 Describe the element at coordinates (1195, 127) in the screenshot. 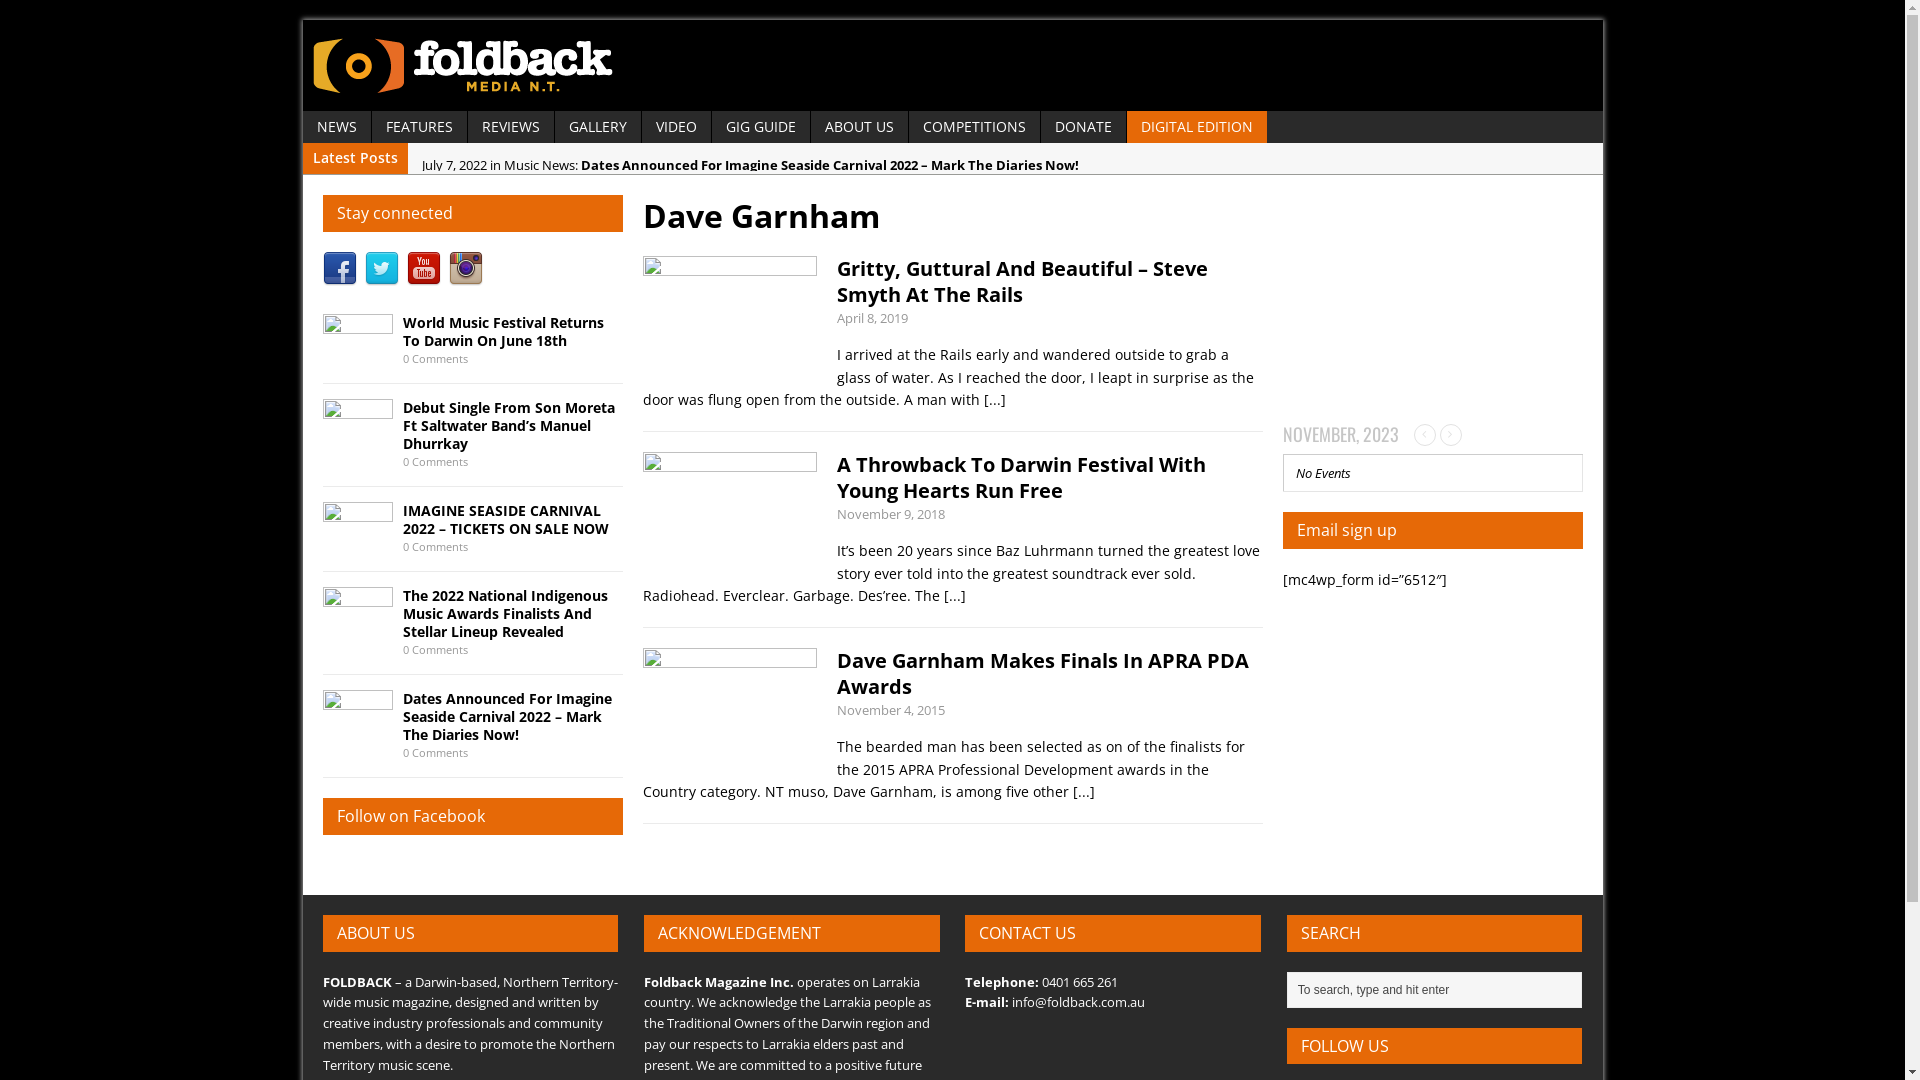

I see `'DIGITAL EDITION'` at that location.